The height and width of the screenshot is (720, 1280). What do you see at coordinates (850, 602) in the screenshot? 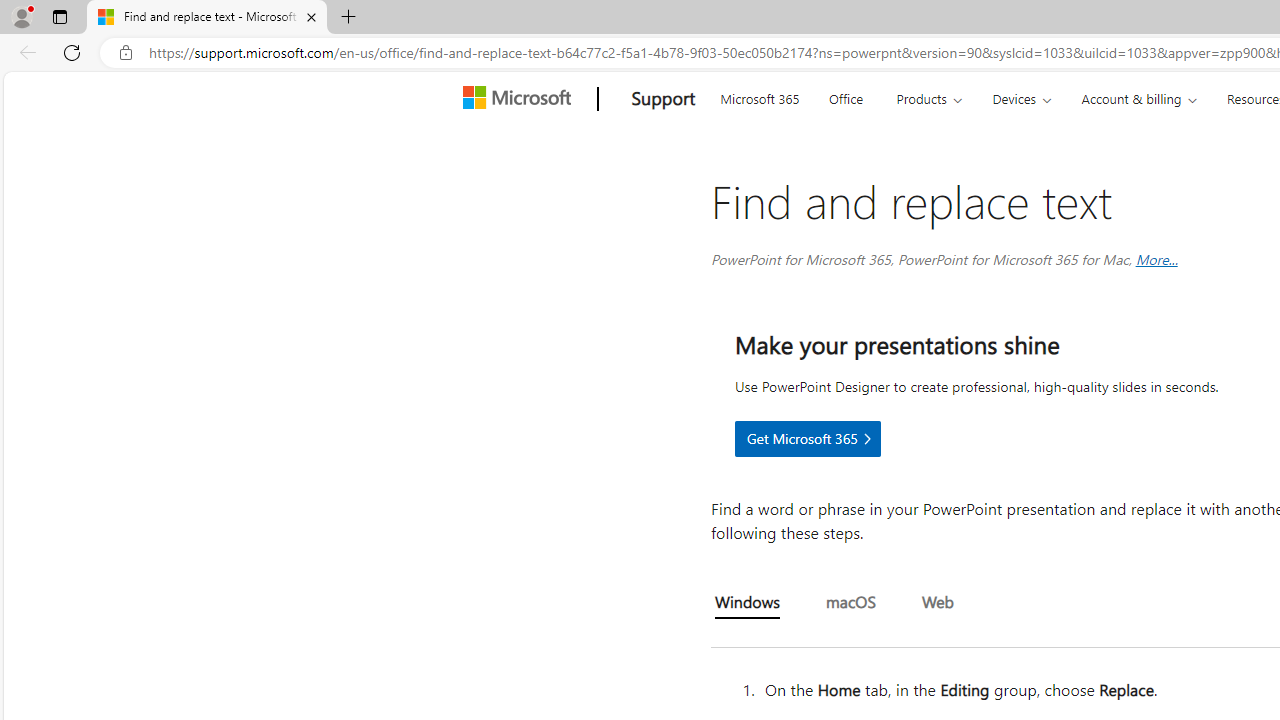
I see `'macOS'` at bounding box center [850, 602].